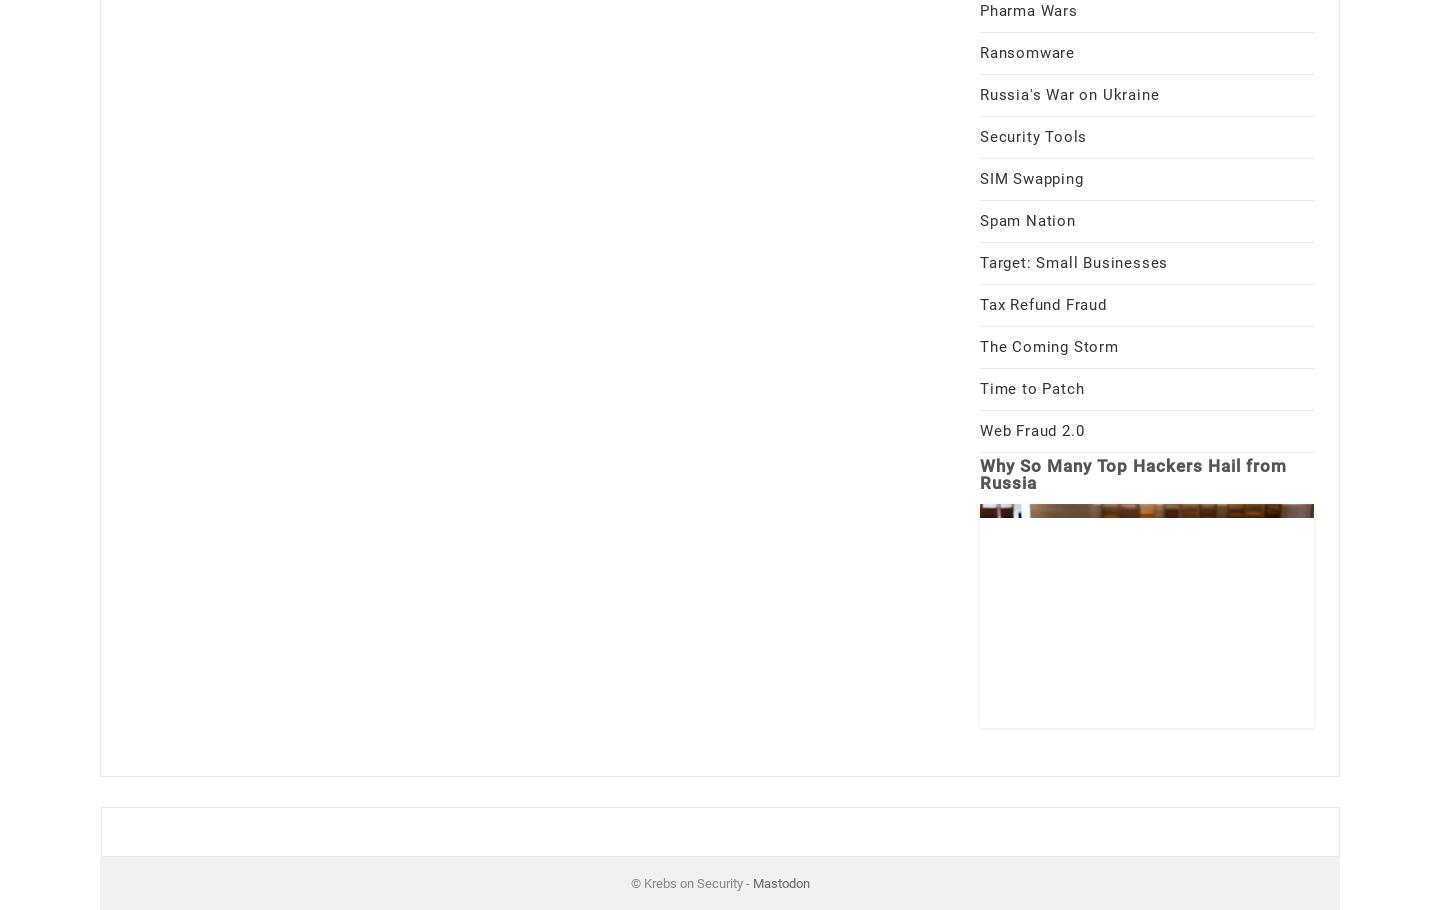 Image resolution: width=1440 pixels, height=910 pixels. Describe the element at coordinates (1049, 344) in the screenshot. I see `'The Coming Storm'` at that location.